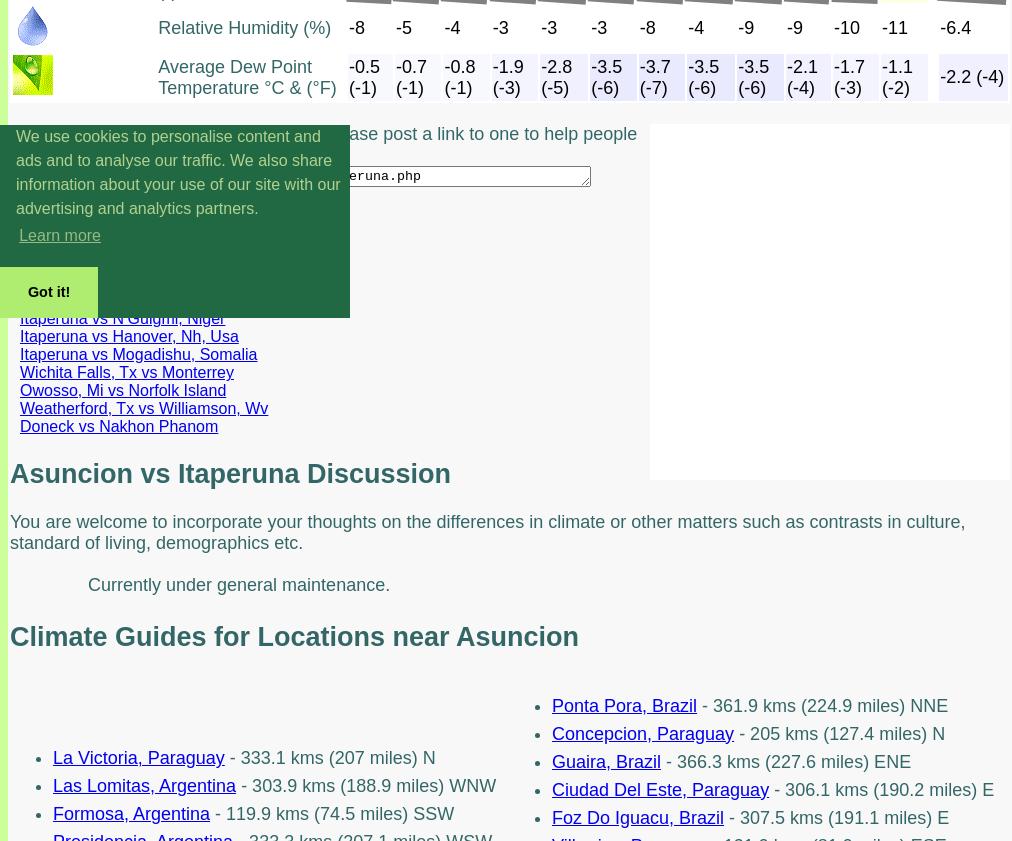 Image resolution: width=1012 pixels, height=841 pixels. Describe the element at coordinates (365, 785) in the screenshot. I see `'- 303.9 kms (188.9 miles) WNW'` at that location.